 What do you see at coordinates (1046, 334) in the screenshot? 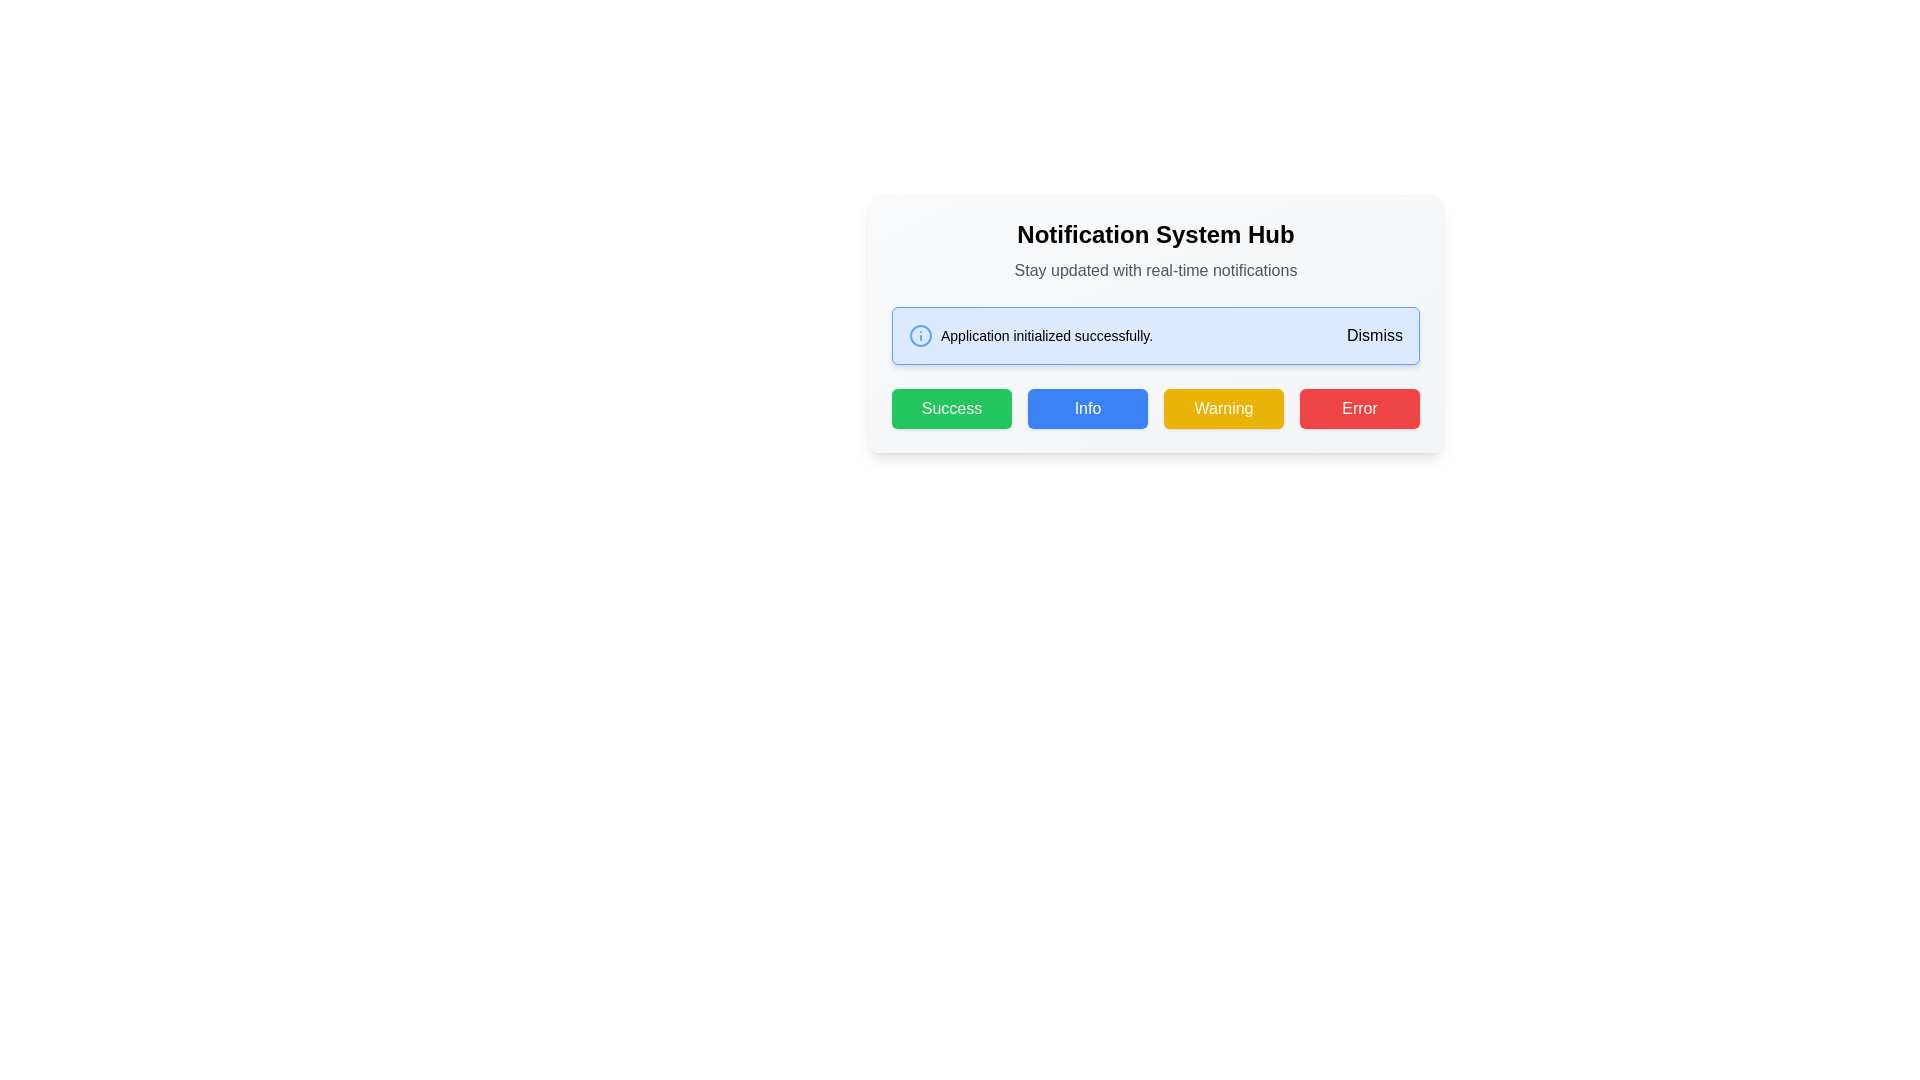
I see `the text label displaying 'Application initialized successfully.' which is located in the notification area, adjacent to the information icon and to the left of the dismiss button` at bounding box center [1046, 334].